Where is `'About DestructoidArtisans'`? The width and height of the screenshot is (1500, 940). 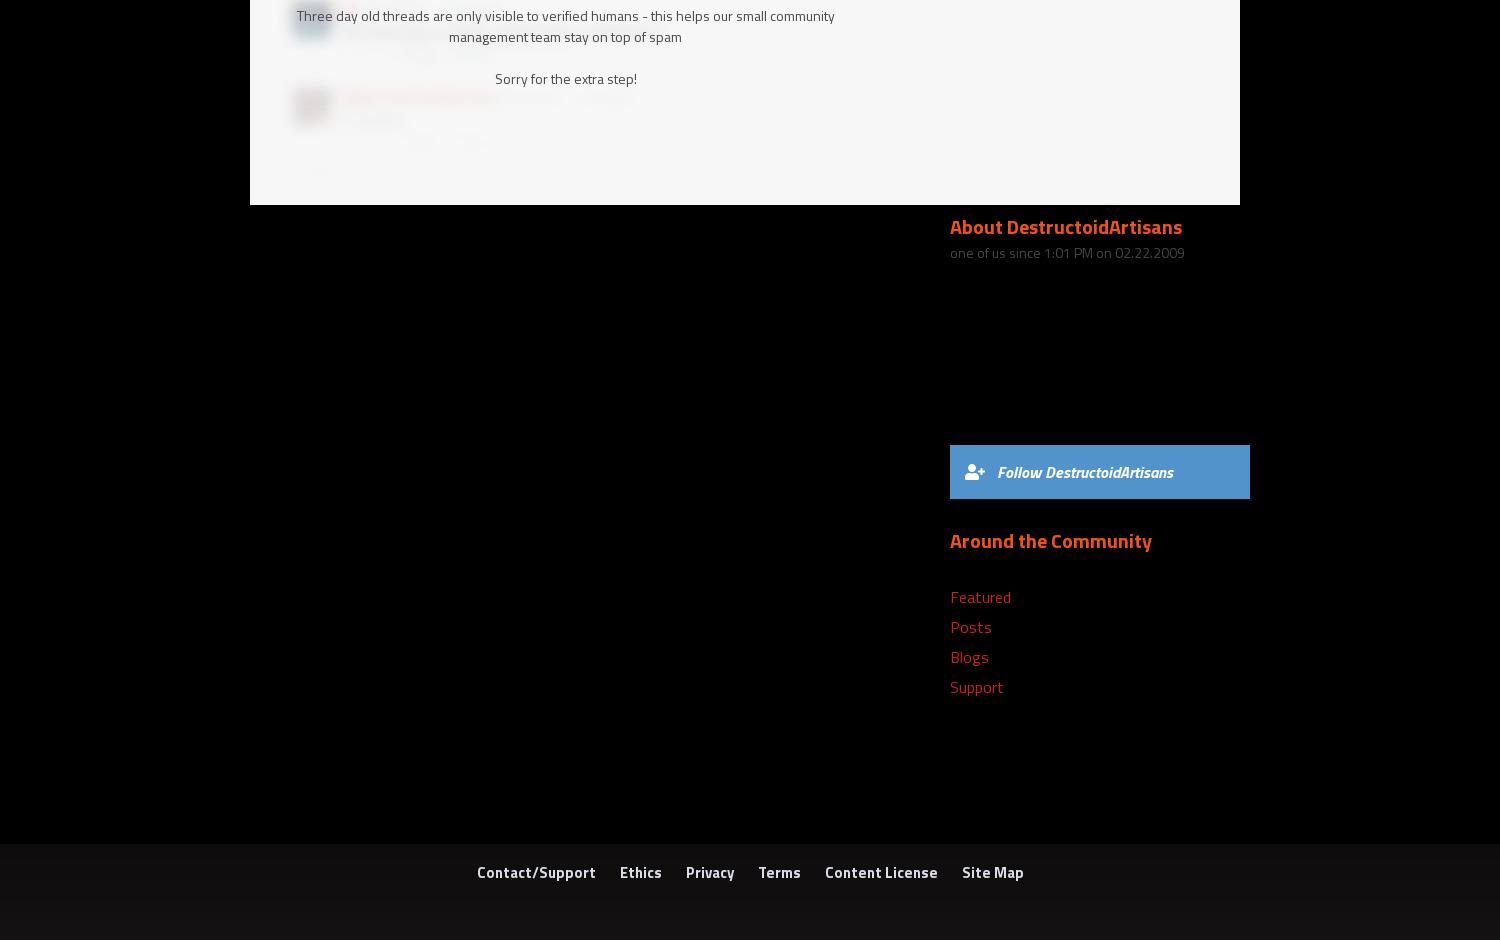
'About DestructoidArtisans' is located at coordinates (1065, 224).